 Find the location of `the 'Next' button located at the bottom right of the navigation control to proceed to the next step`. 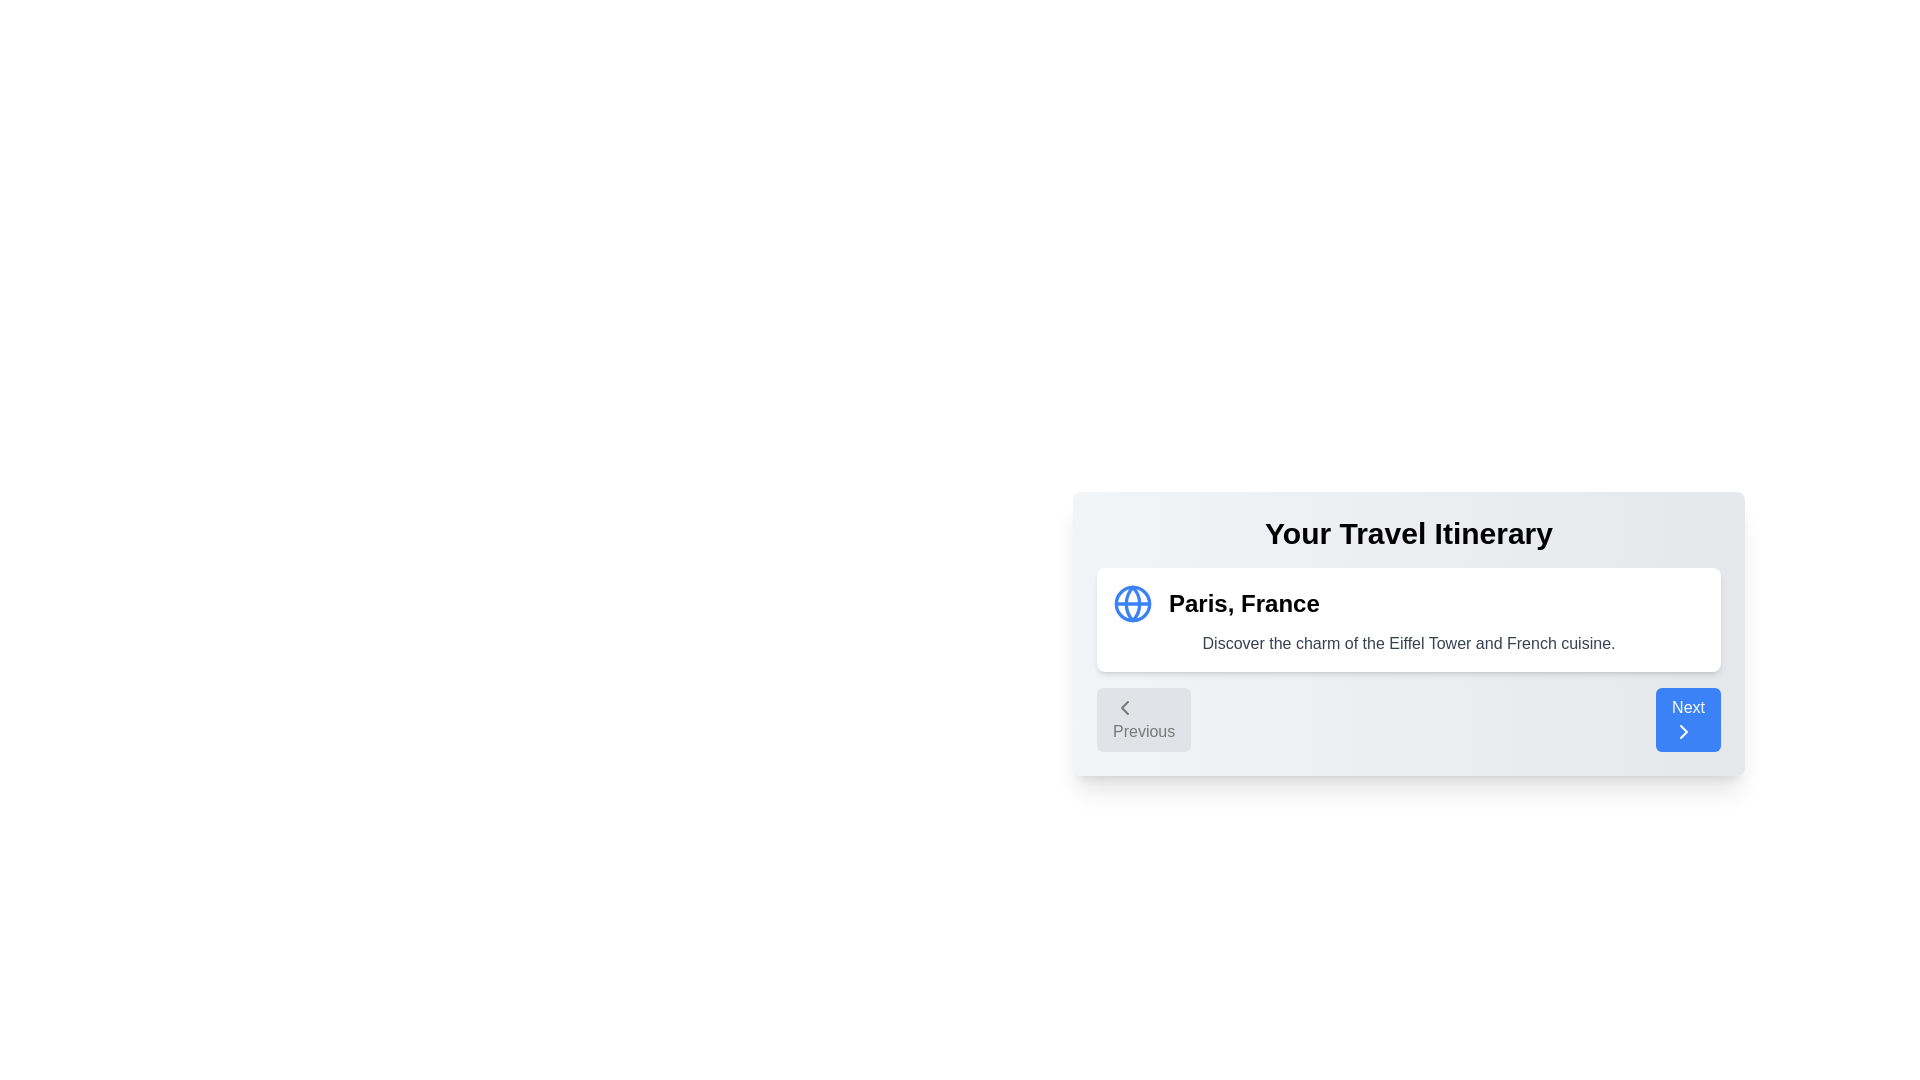

the 'Next' button located at the bottom right of the navigation control to proceed to the next step is located at coordinates (1687, 720).